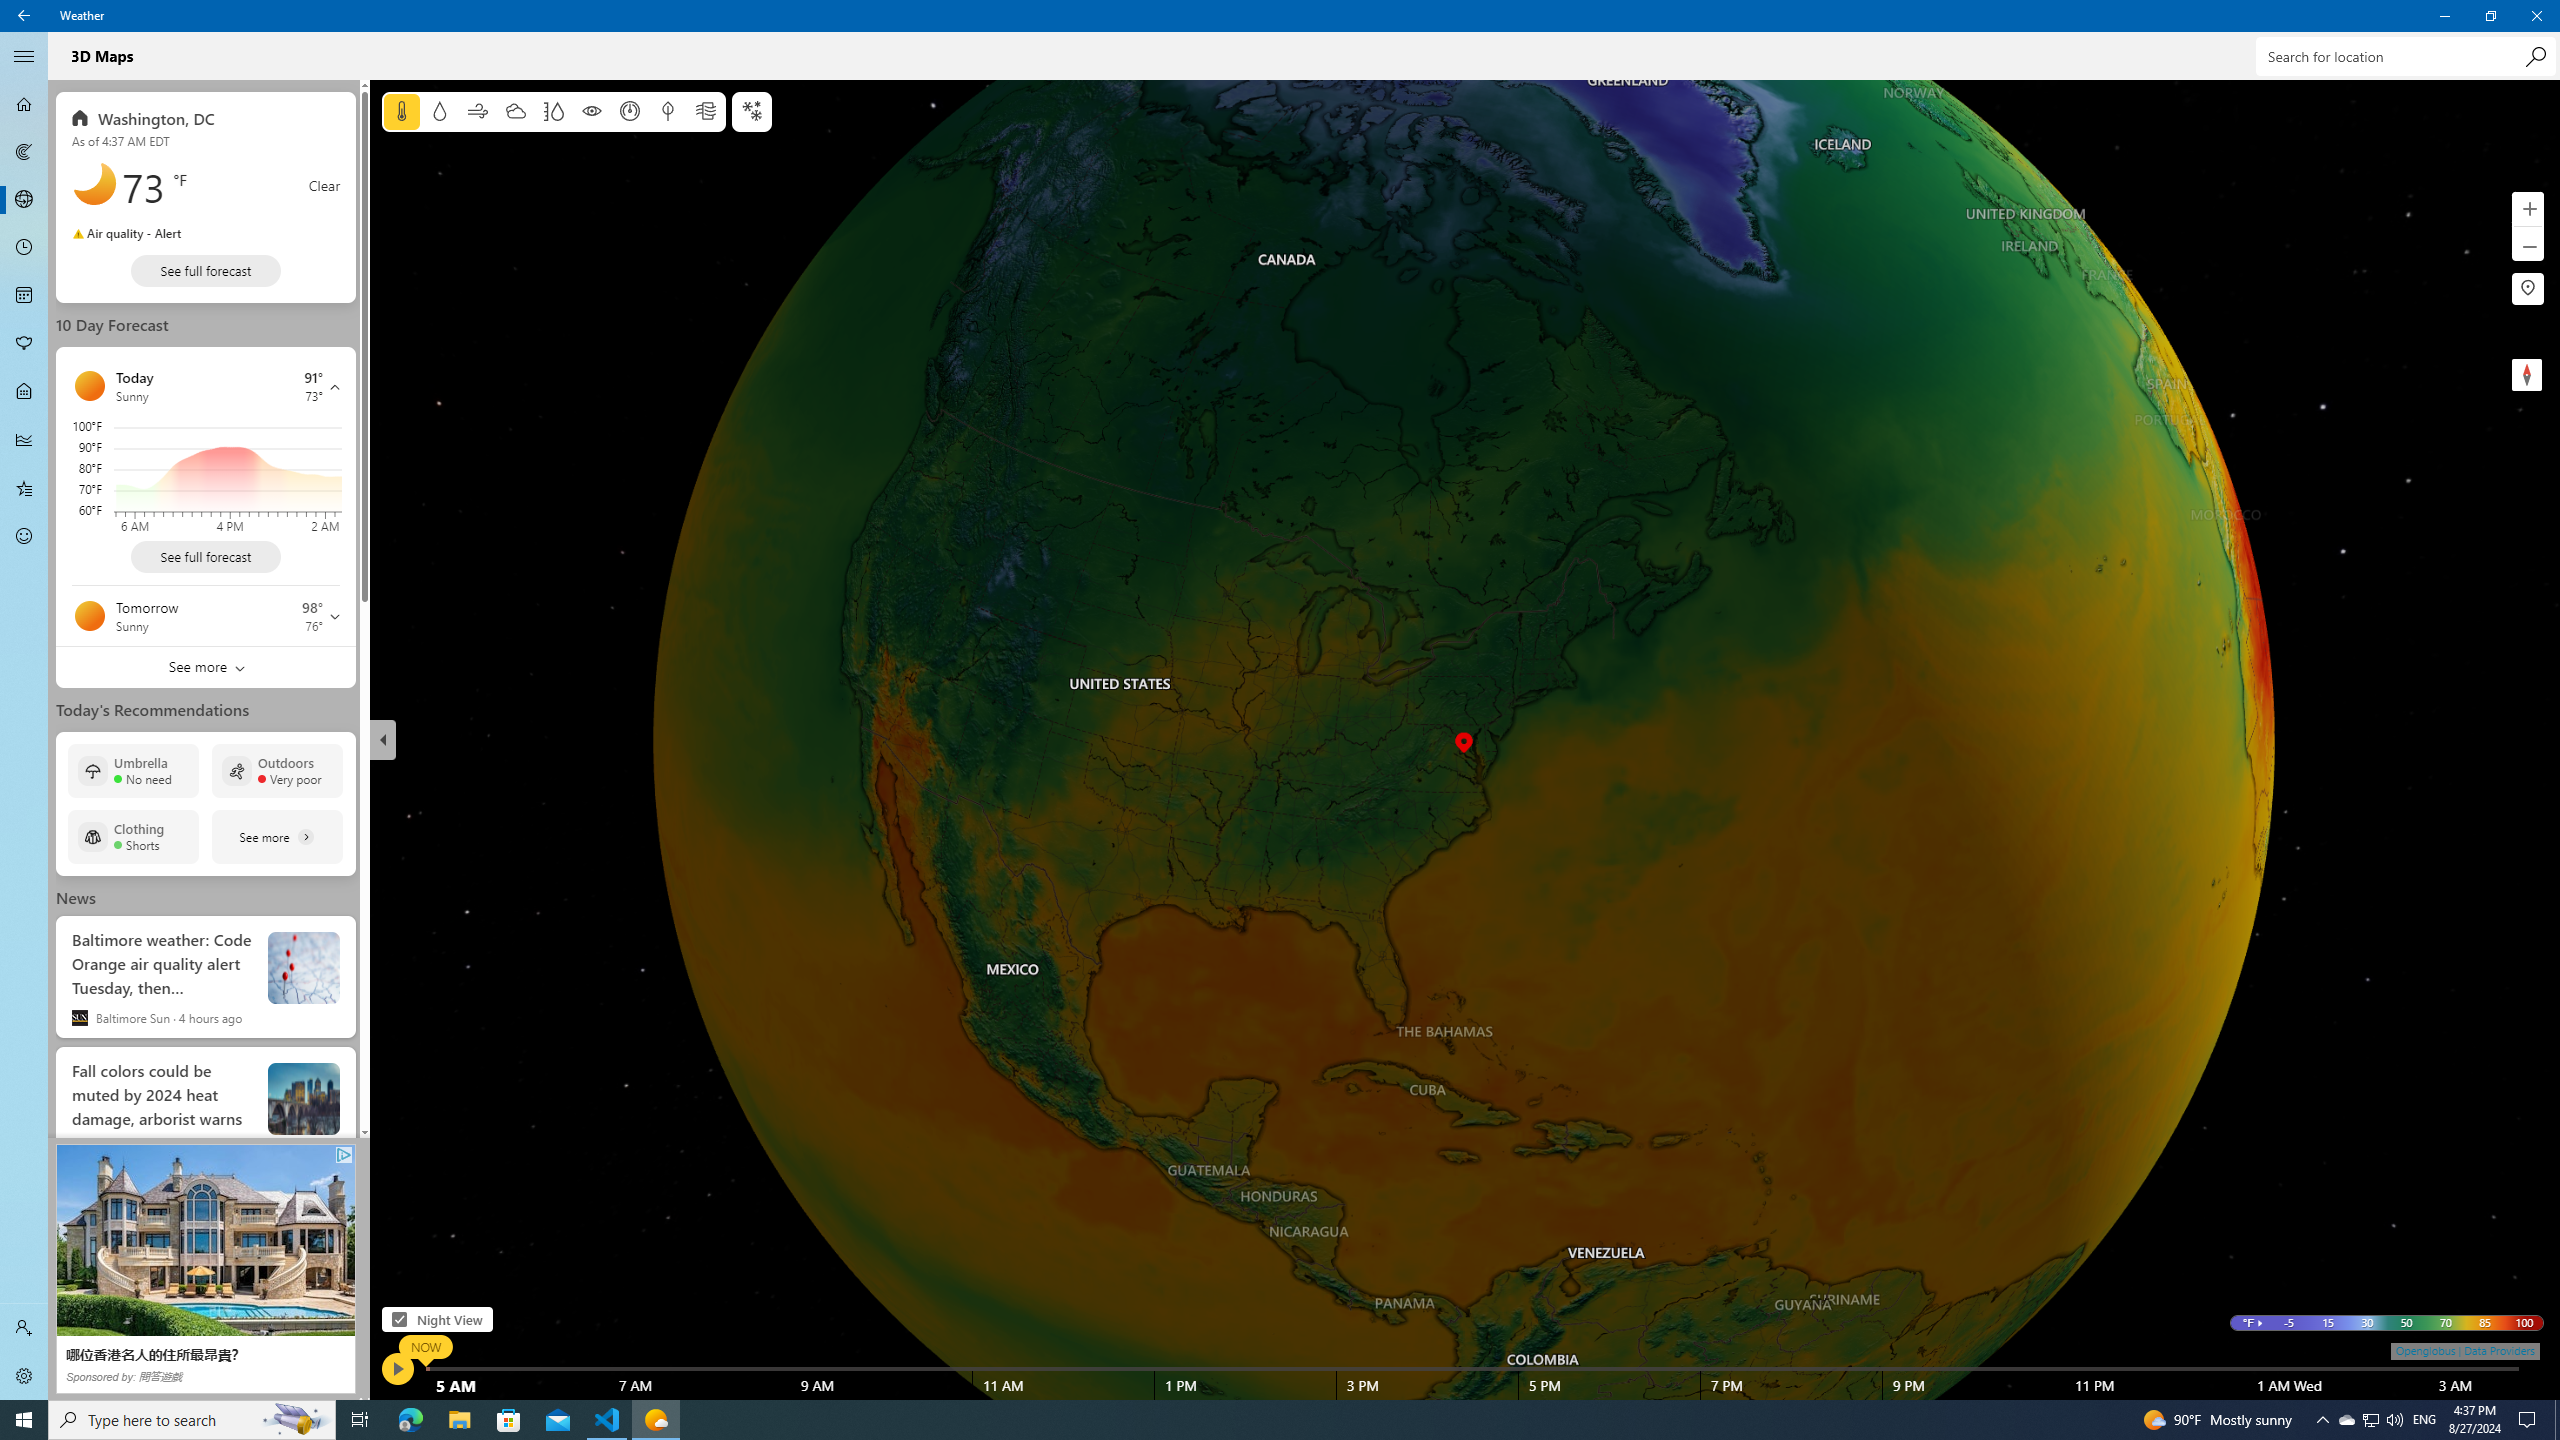  I want to click on 'Maps - Not Selected', so click(24, 150).